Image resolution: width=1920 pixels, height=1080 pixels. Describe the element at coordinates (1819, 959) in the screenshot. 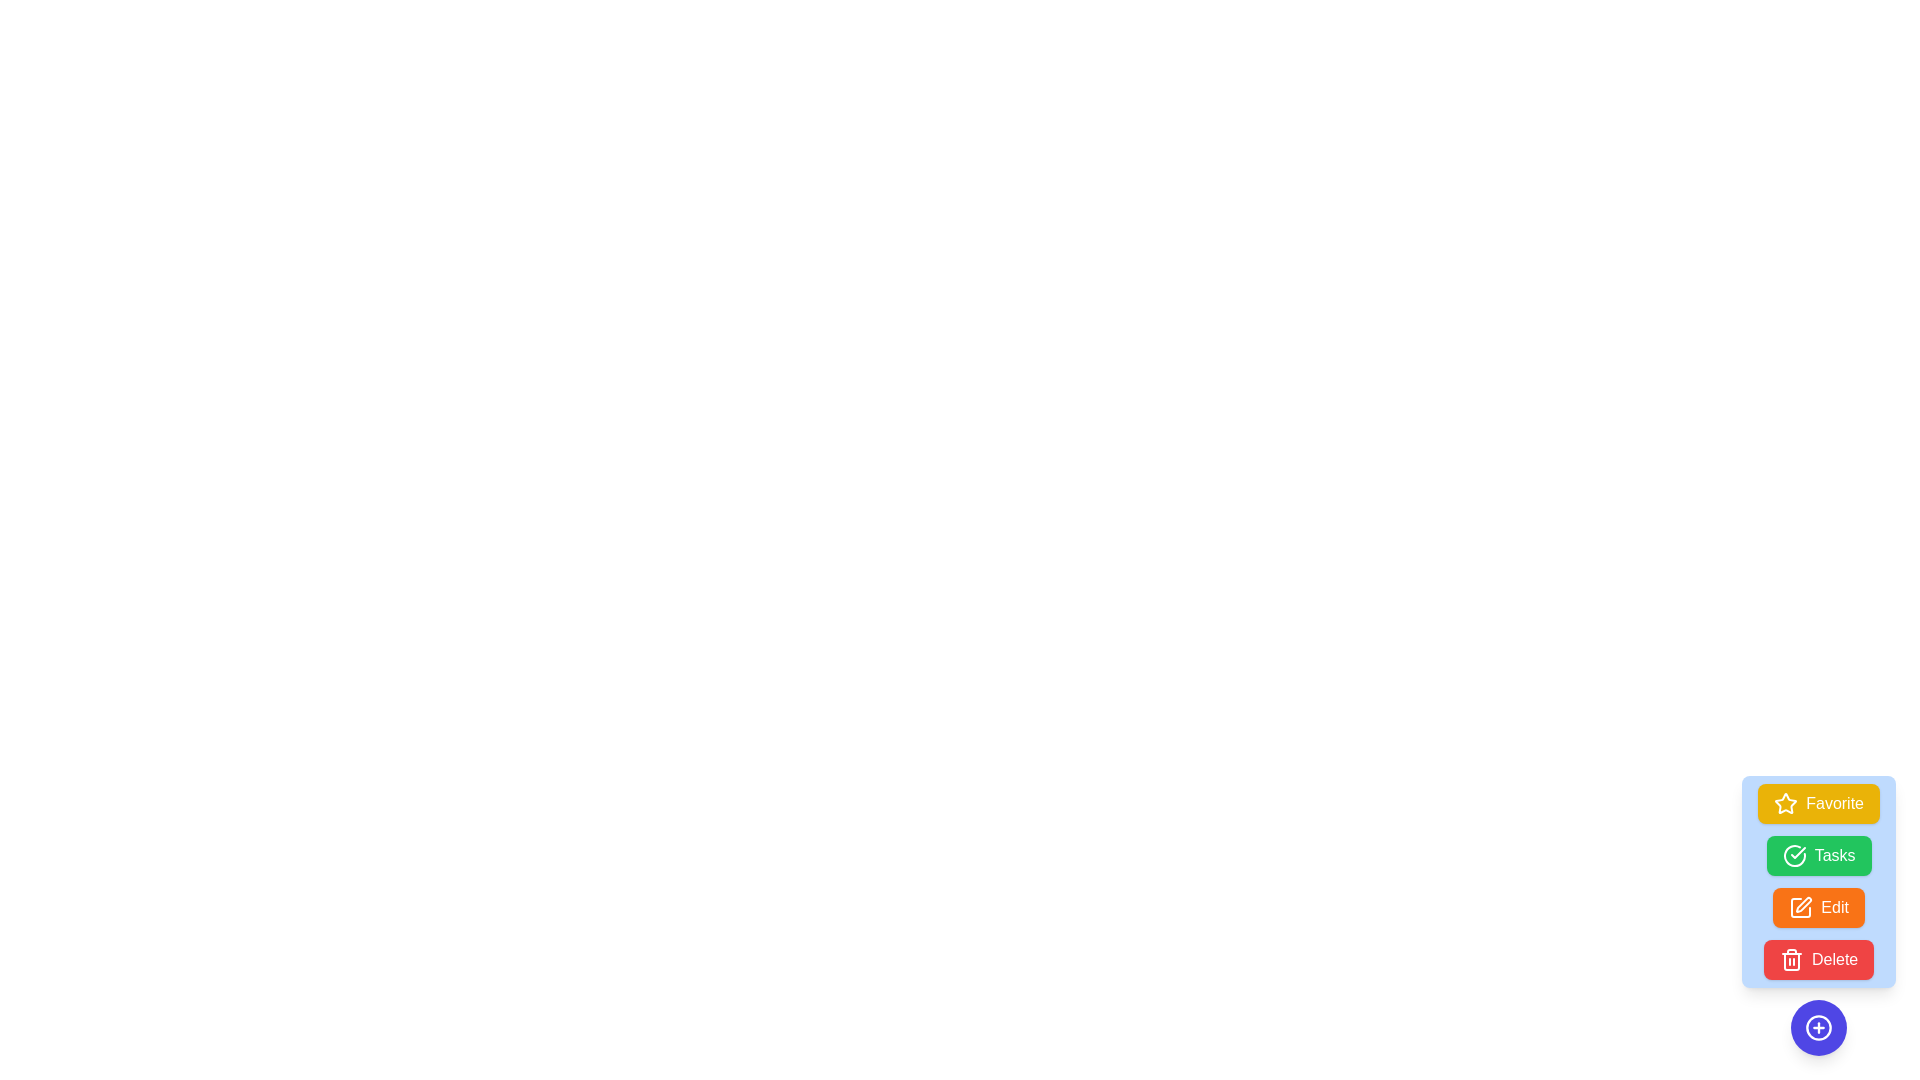

I see `the 'Delete' button, which is a rectangular button with a red background and white text, located at the bottom of the vertical stack on the right side of the interface` at that location.